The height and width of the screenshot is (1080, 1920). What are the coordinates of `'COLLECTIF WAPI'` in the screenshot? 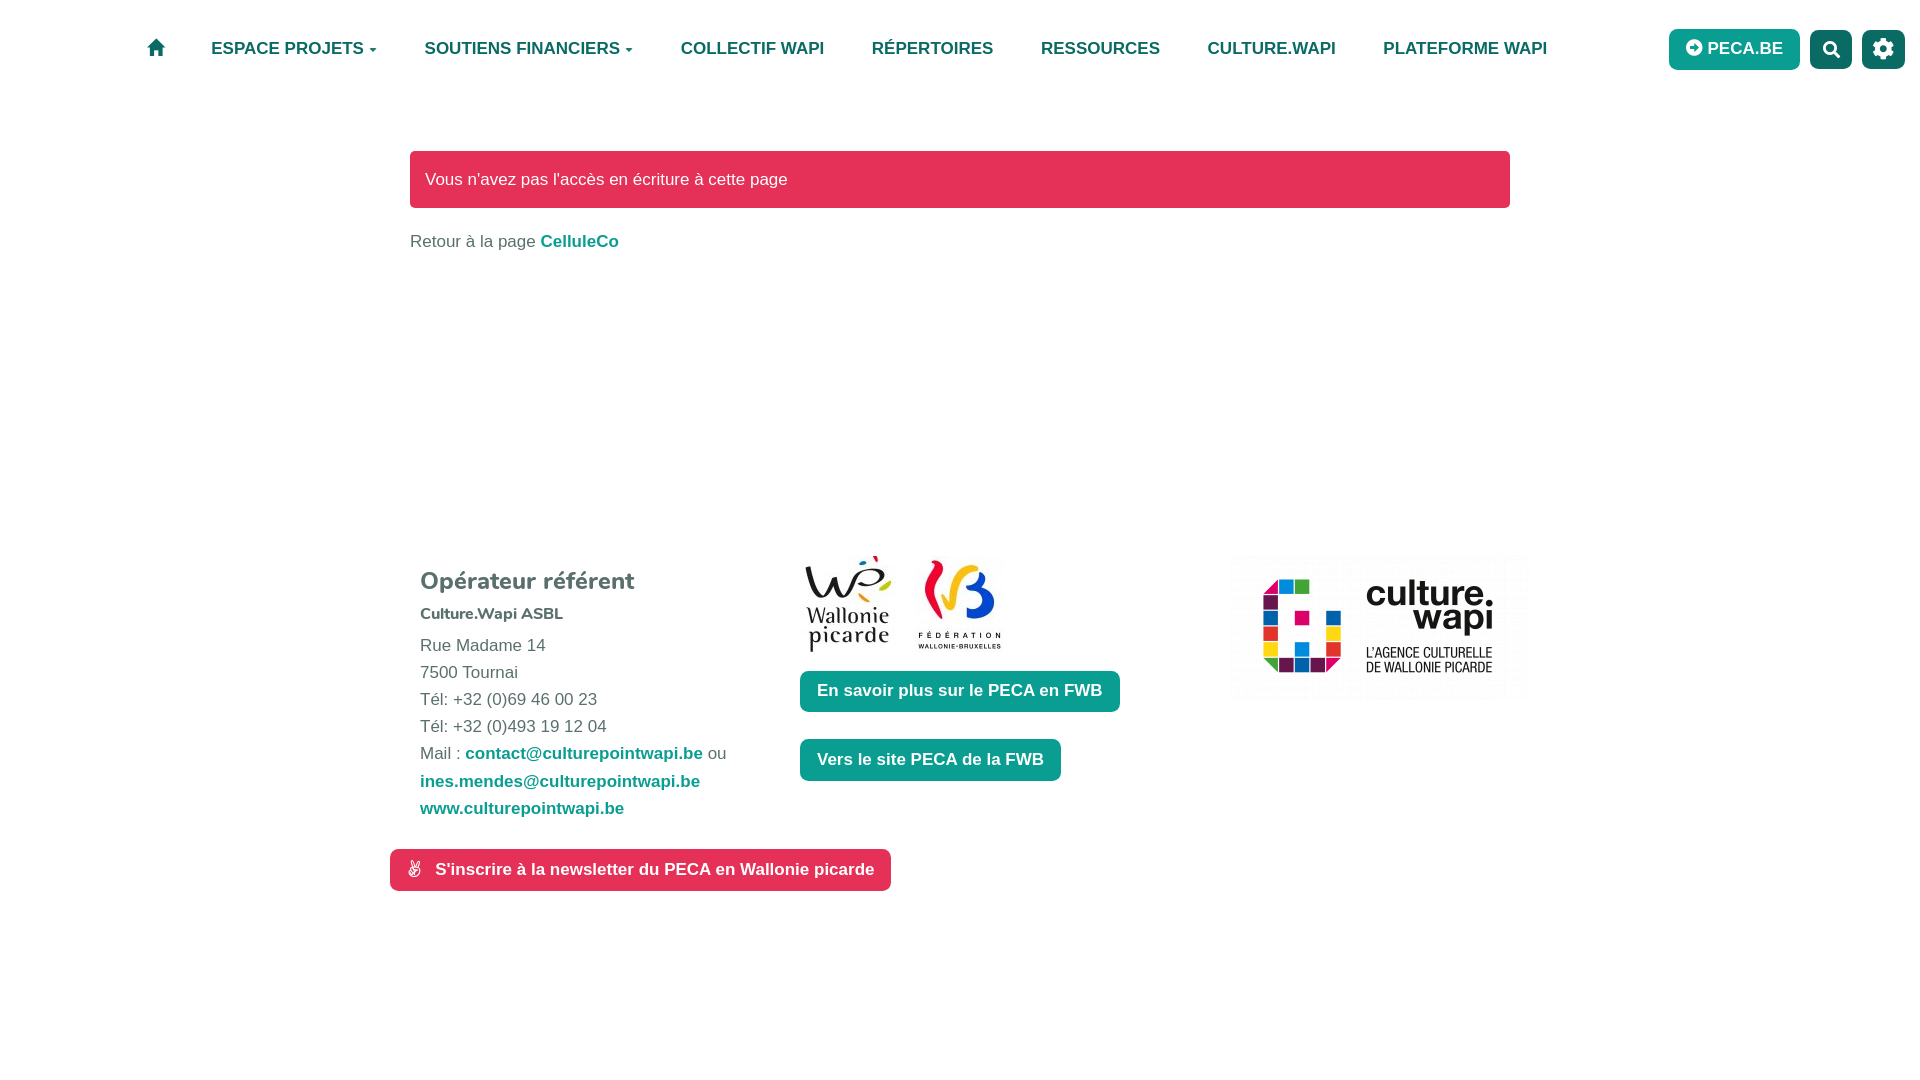 It's located at (751, 48).